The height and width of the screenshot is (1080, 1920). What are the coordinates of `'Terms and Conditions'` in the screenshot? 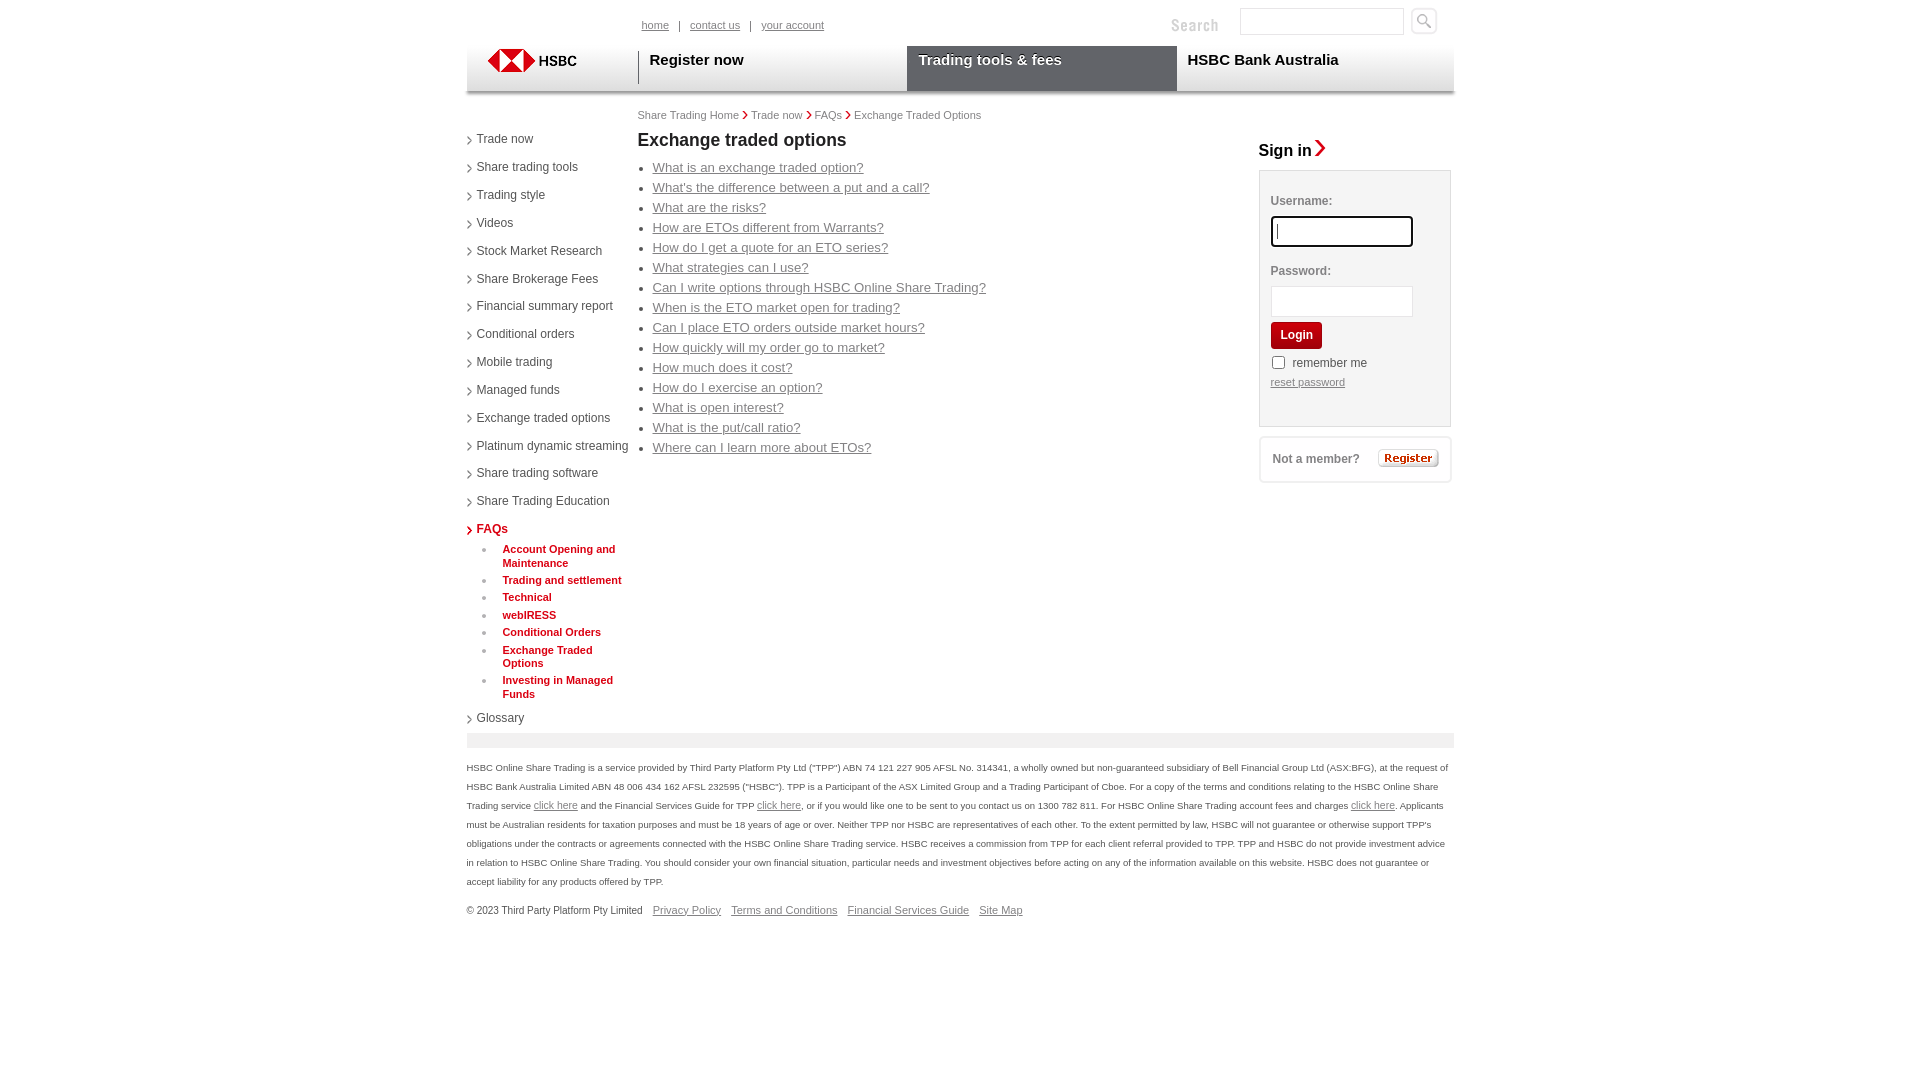 It's located at (729, 910).